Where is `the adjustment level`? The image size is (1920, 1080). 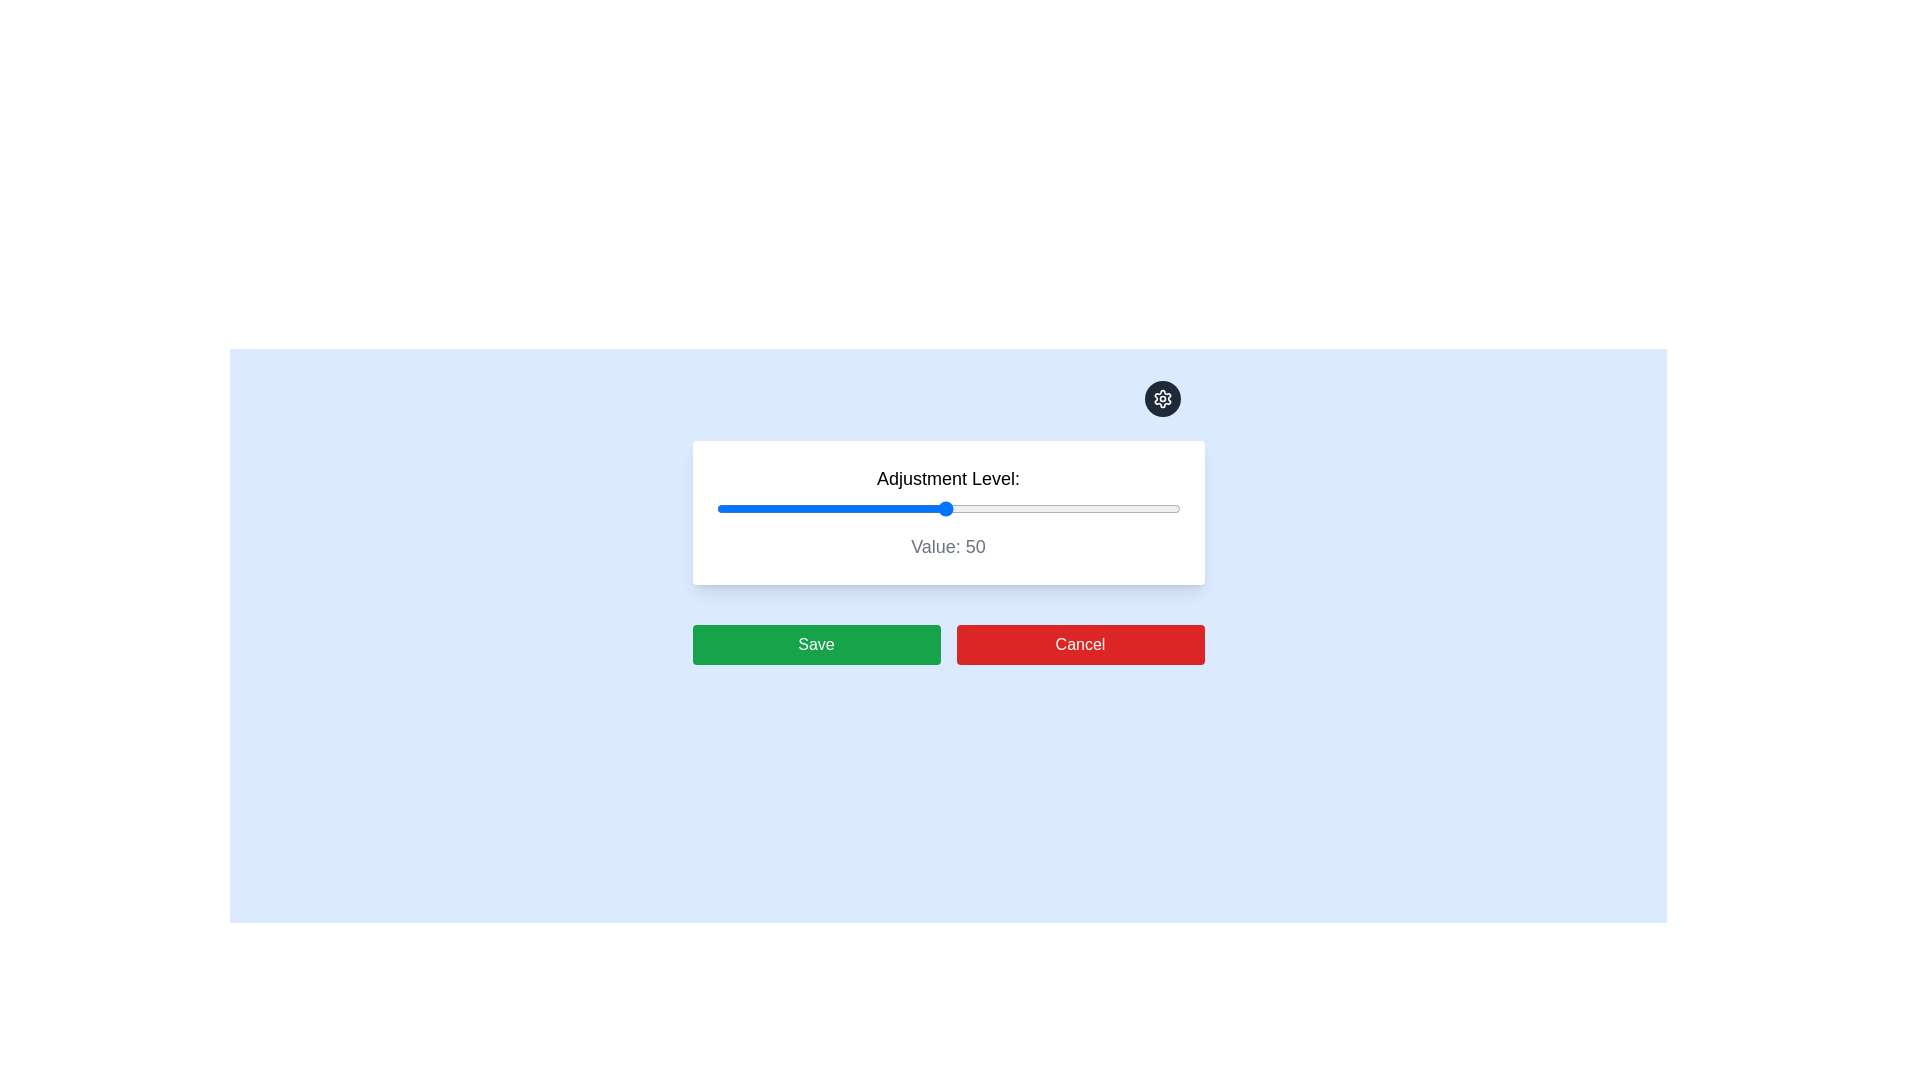 the adjustment level is located at coordinates (729, 508).